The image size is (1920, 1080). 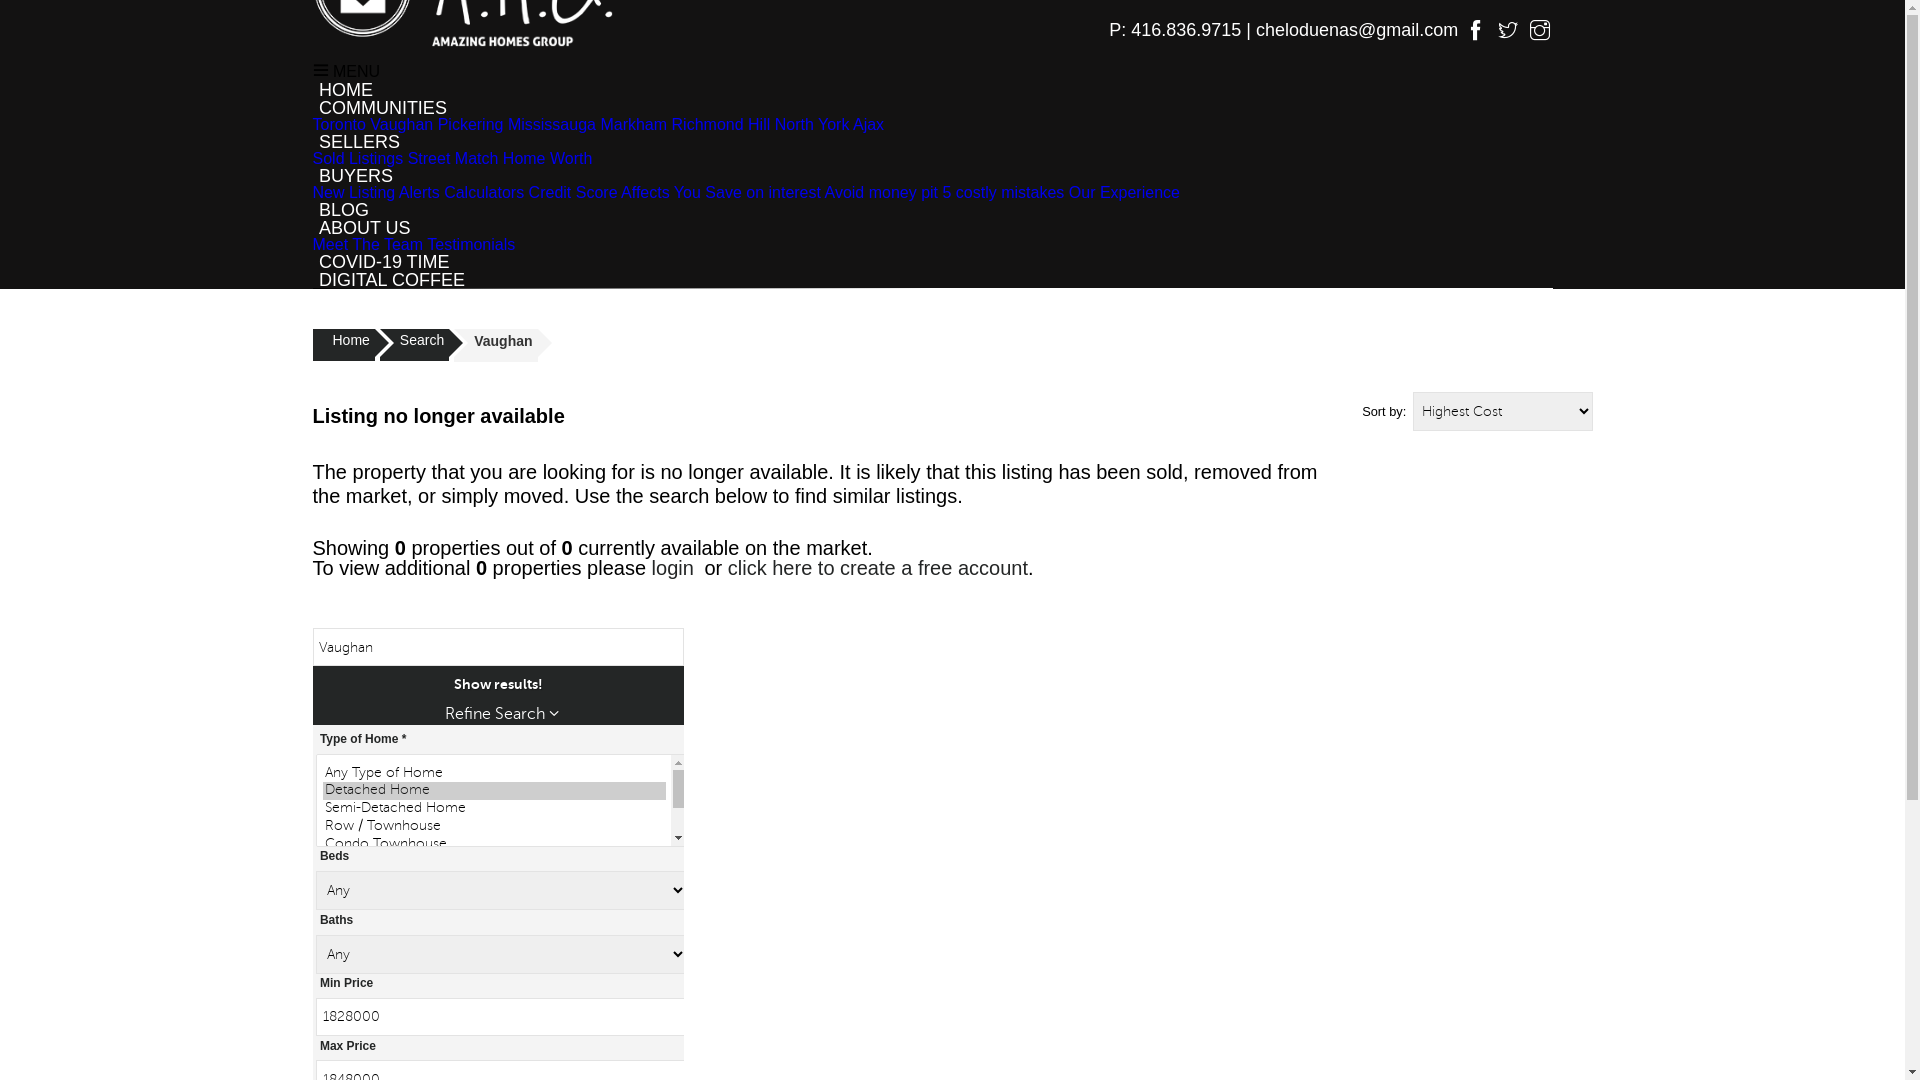 What do you see at coordinates (1359, 30) in the screenshot?
I see `'cheloduenas@gmail.com'` at bounding box center [1359, 30].